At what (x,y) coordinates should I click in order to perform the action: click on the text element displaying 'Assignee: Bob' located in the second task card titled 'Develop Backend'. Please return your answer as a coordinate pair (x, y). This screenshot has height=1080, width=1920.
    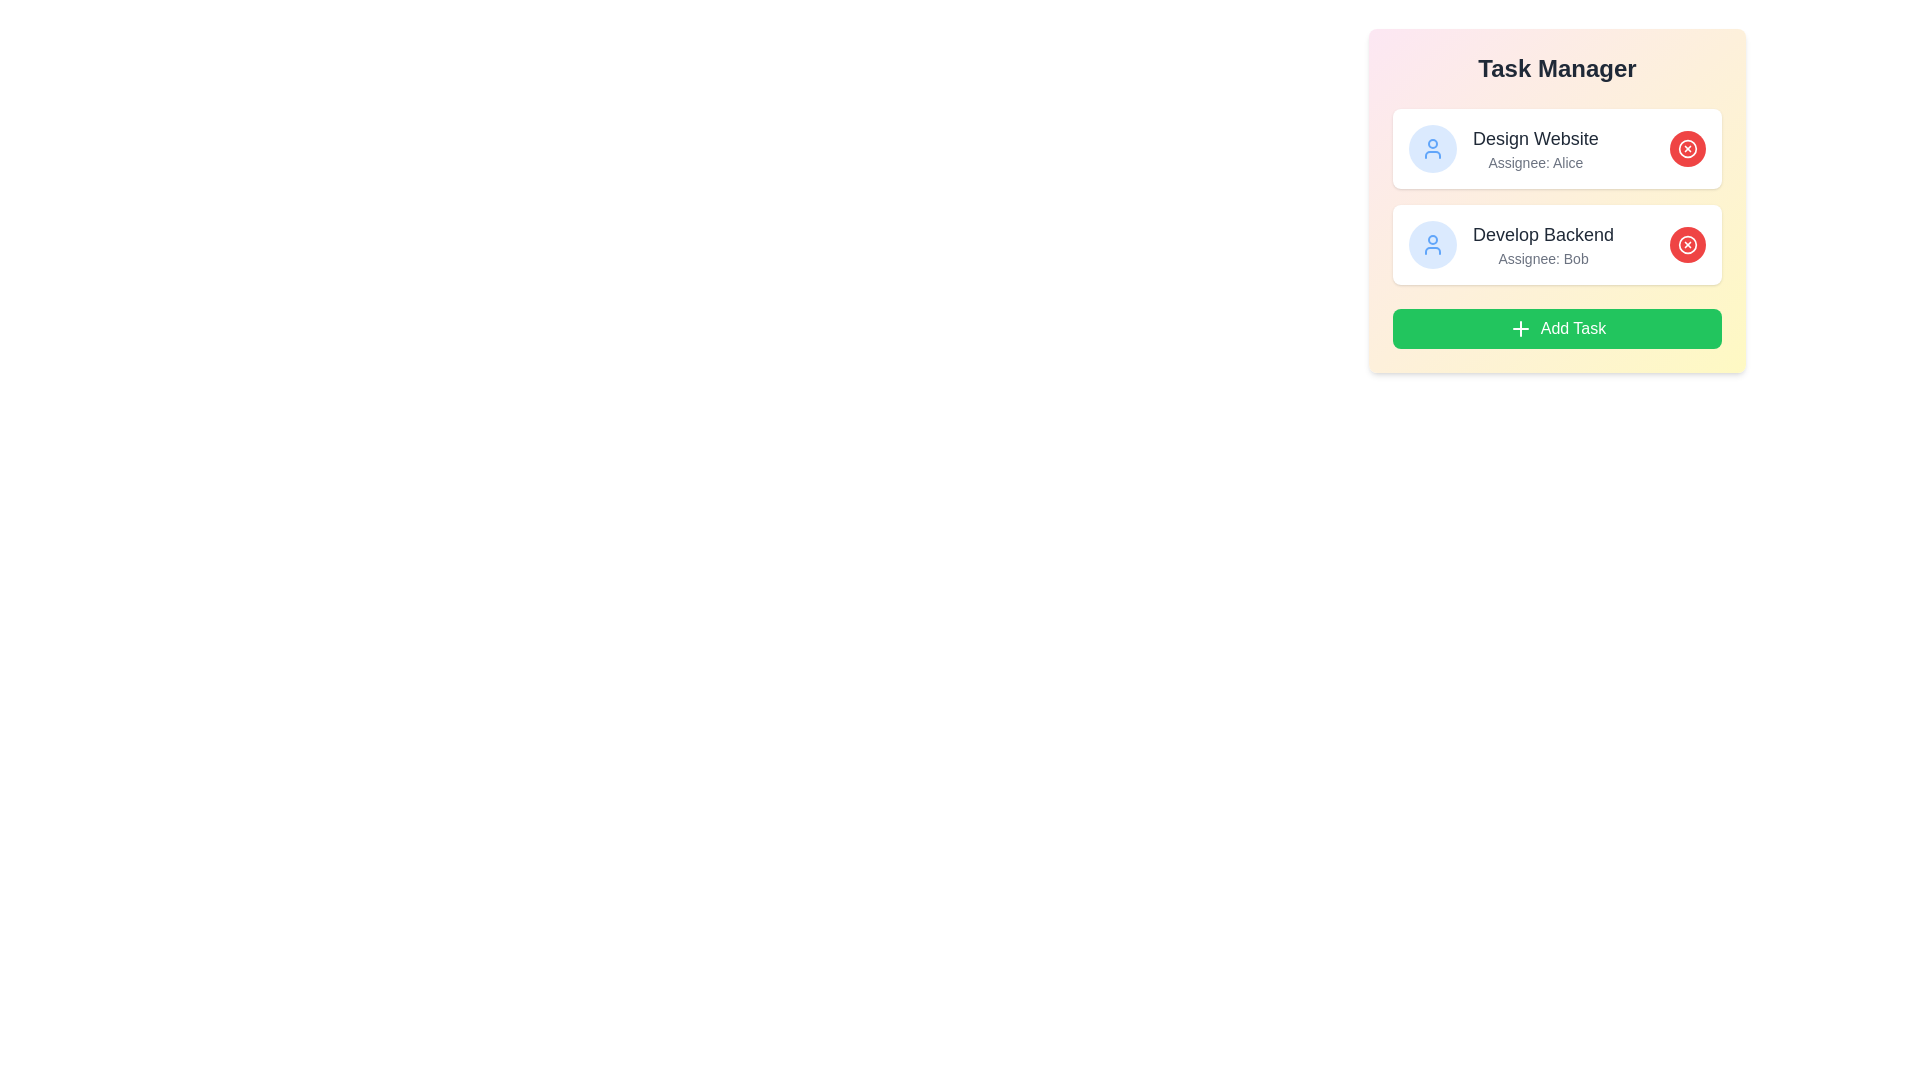
    Looking at the image, I should click on (1542, 257).